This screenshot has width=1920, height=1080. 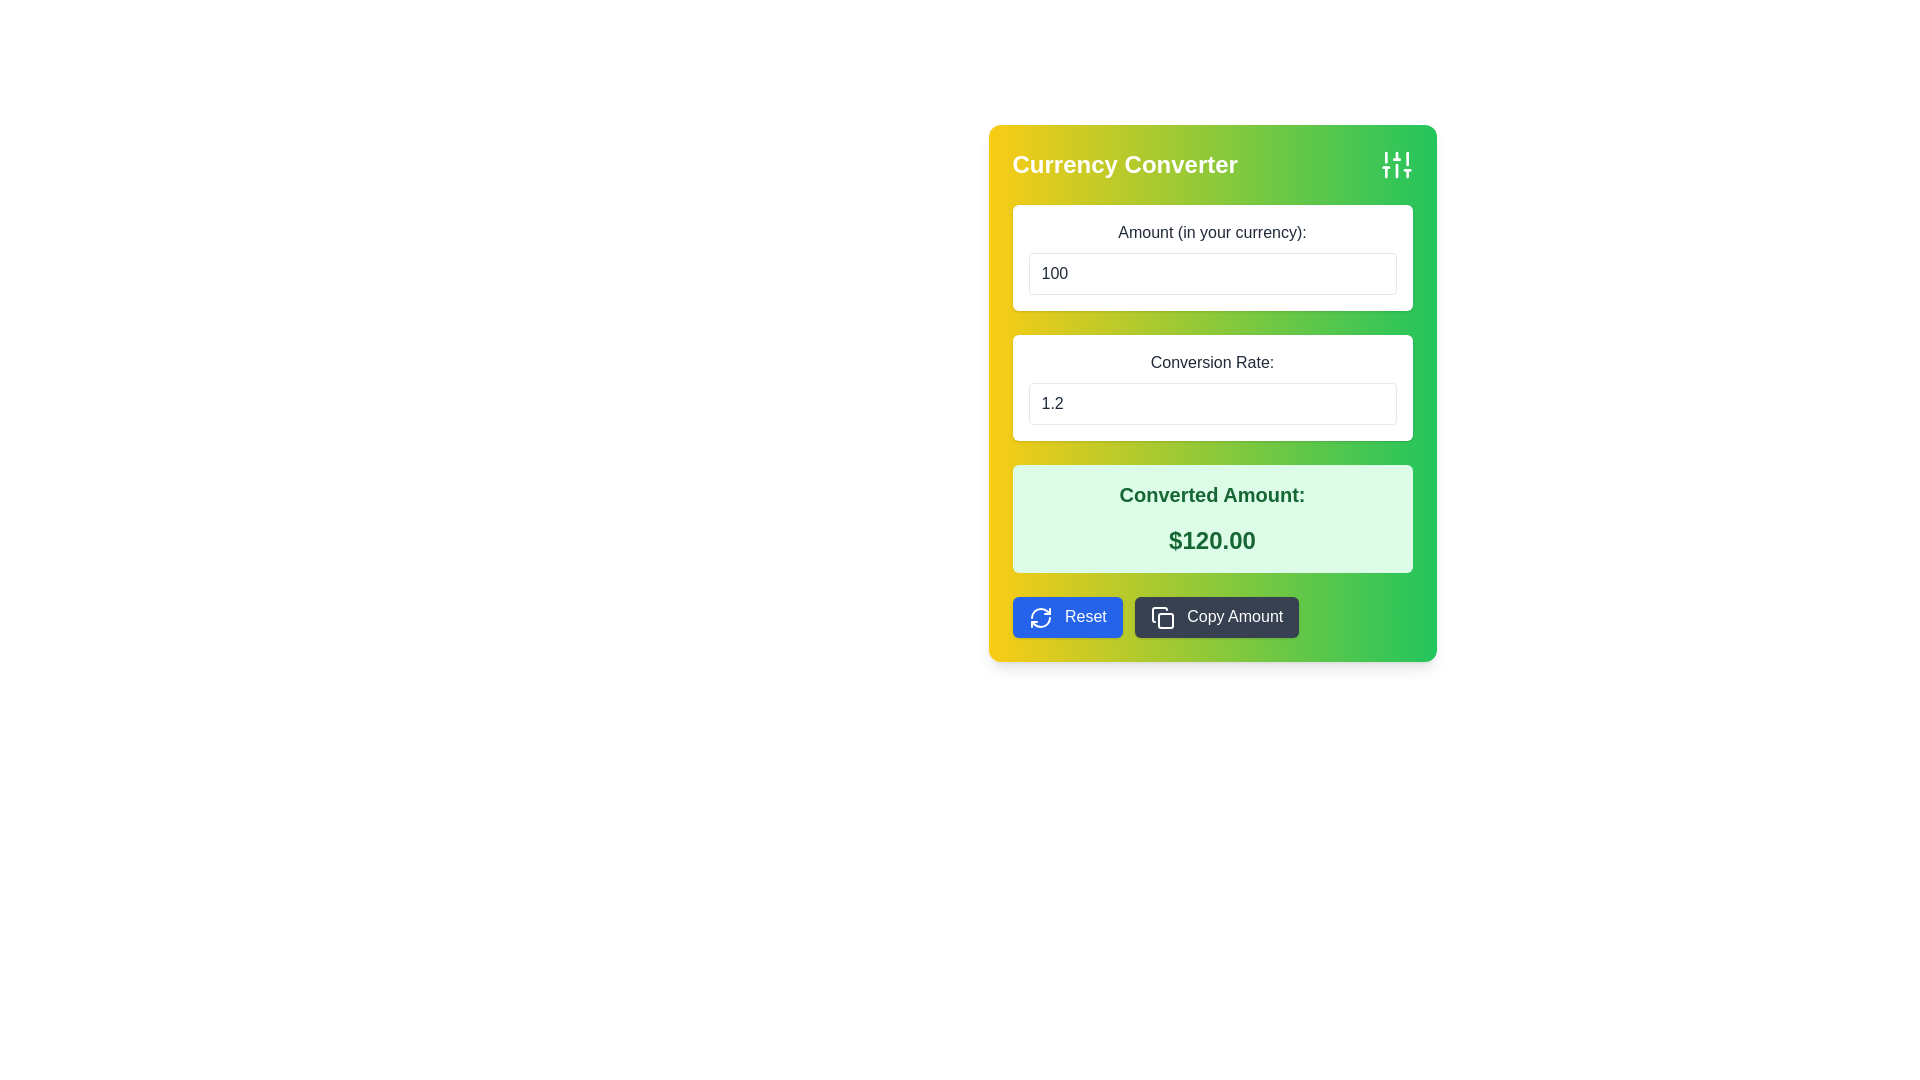 I want to click on the 'Currency Converter' text header, which is a large and bold font element located at the top-left corner of the section, prominently displayed against a gradient background, so click(x=1125, y=164).